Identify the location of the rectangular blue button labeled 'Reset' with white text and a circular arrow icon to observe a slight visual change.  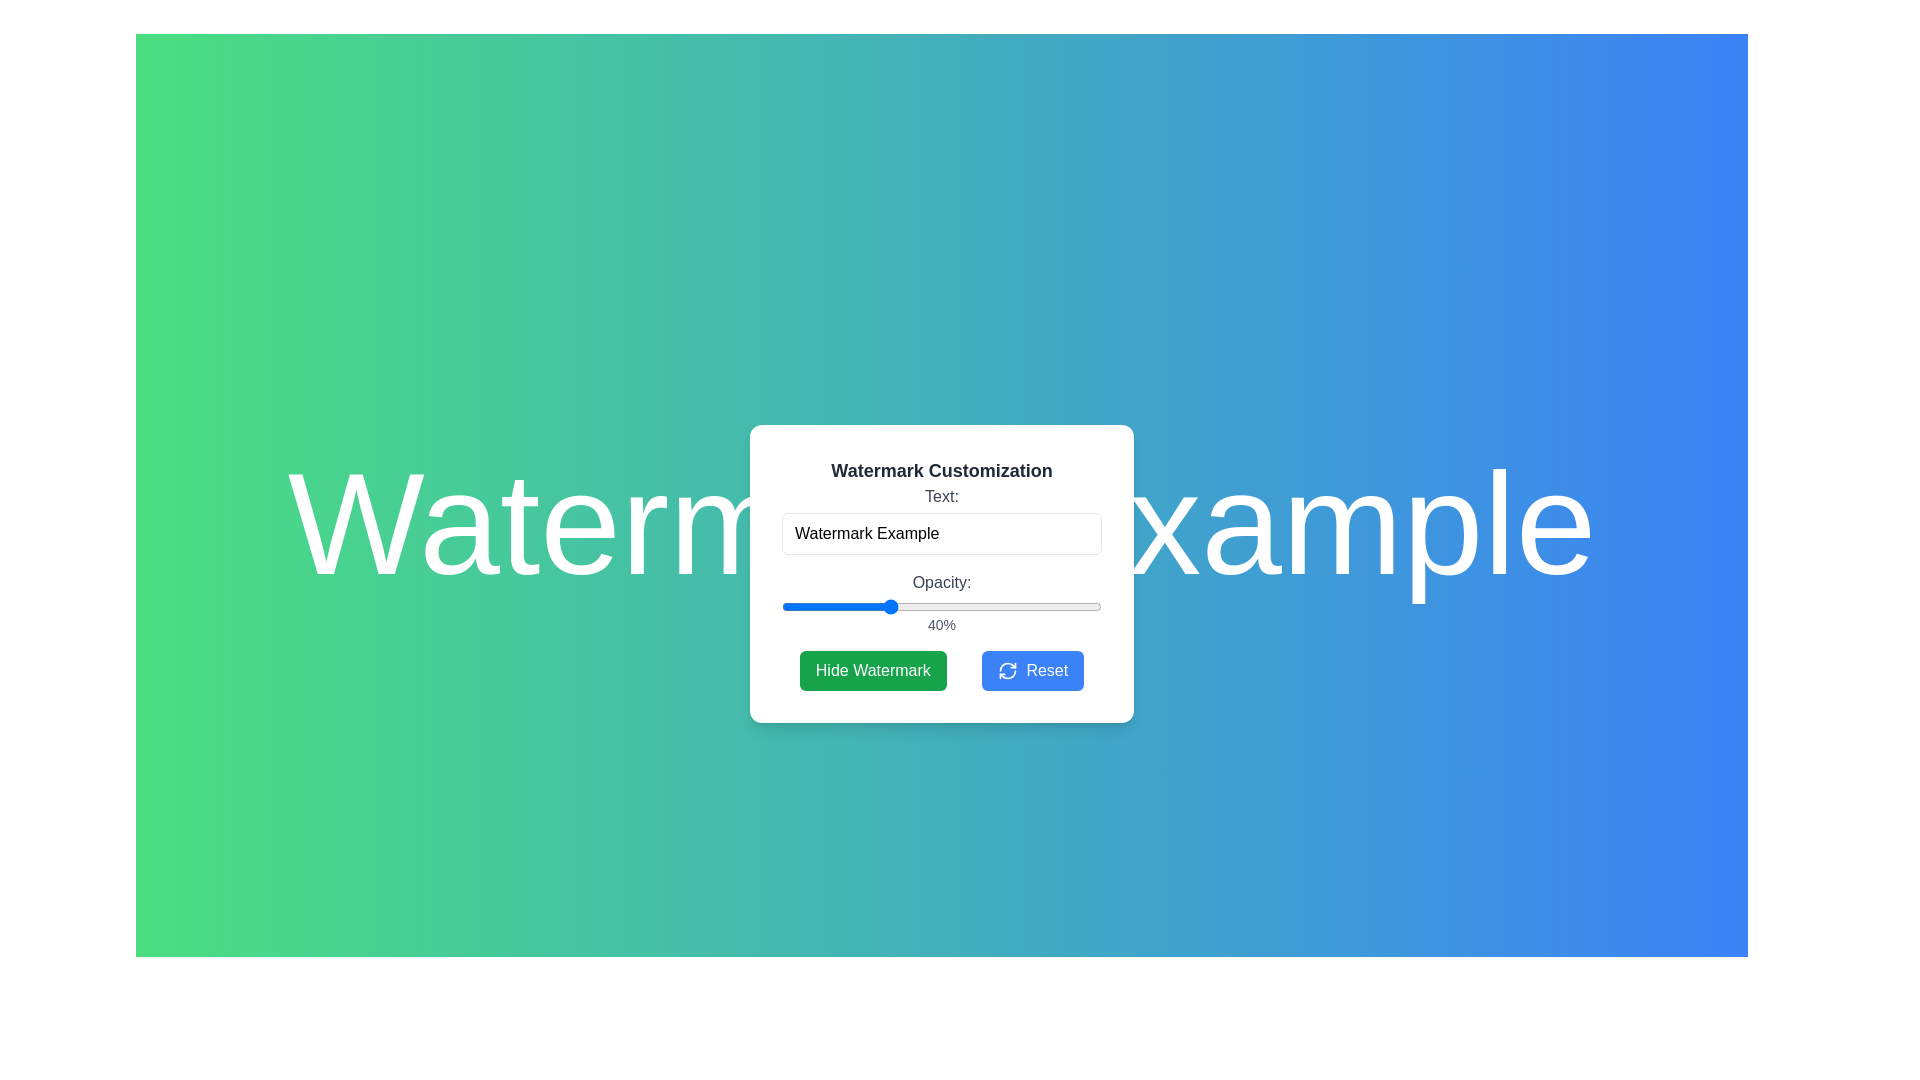
(1033, 671).